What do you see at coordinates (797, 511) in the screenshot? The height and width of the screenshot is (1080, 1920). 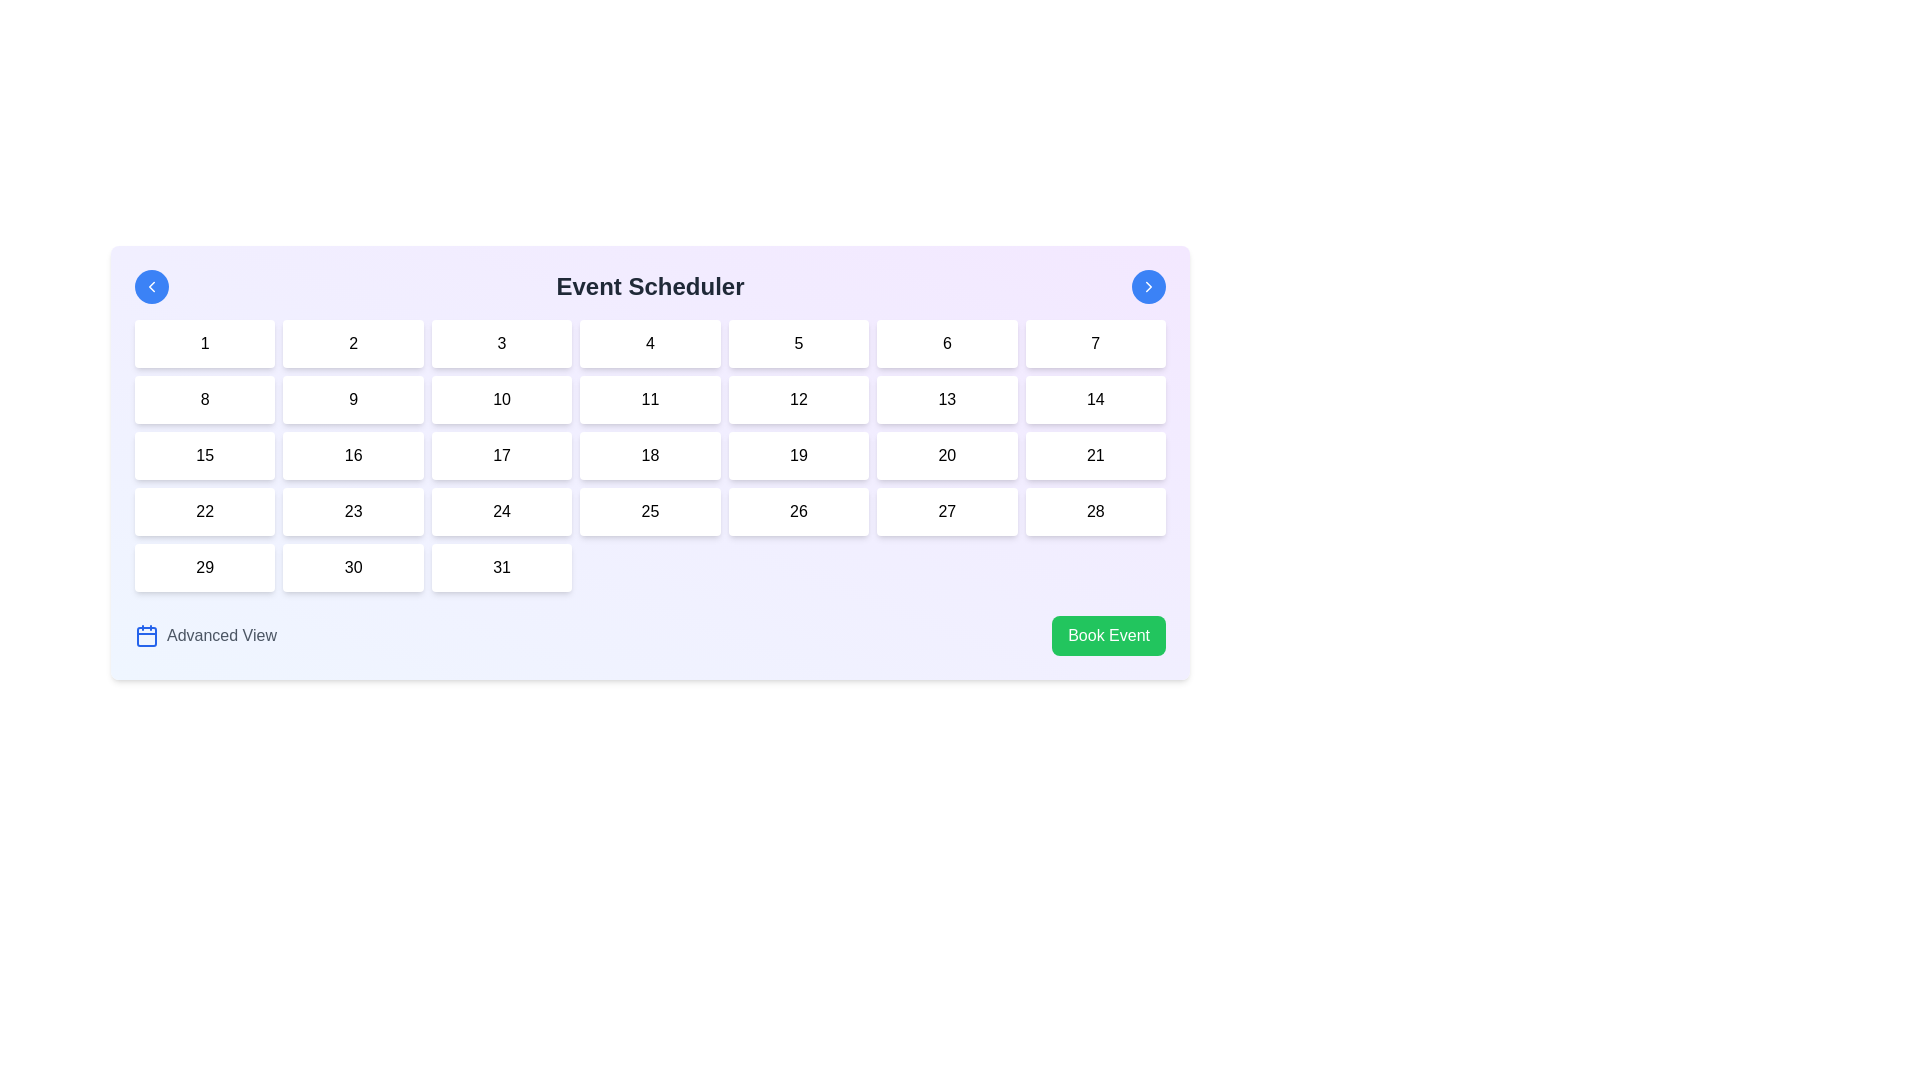 I see `the white button with the number '26' in bold black font, located in the fourth row and sixth column of the calendar grid` at bounding box center [797, 511].